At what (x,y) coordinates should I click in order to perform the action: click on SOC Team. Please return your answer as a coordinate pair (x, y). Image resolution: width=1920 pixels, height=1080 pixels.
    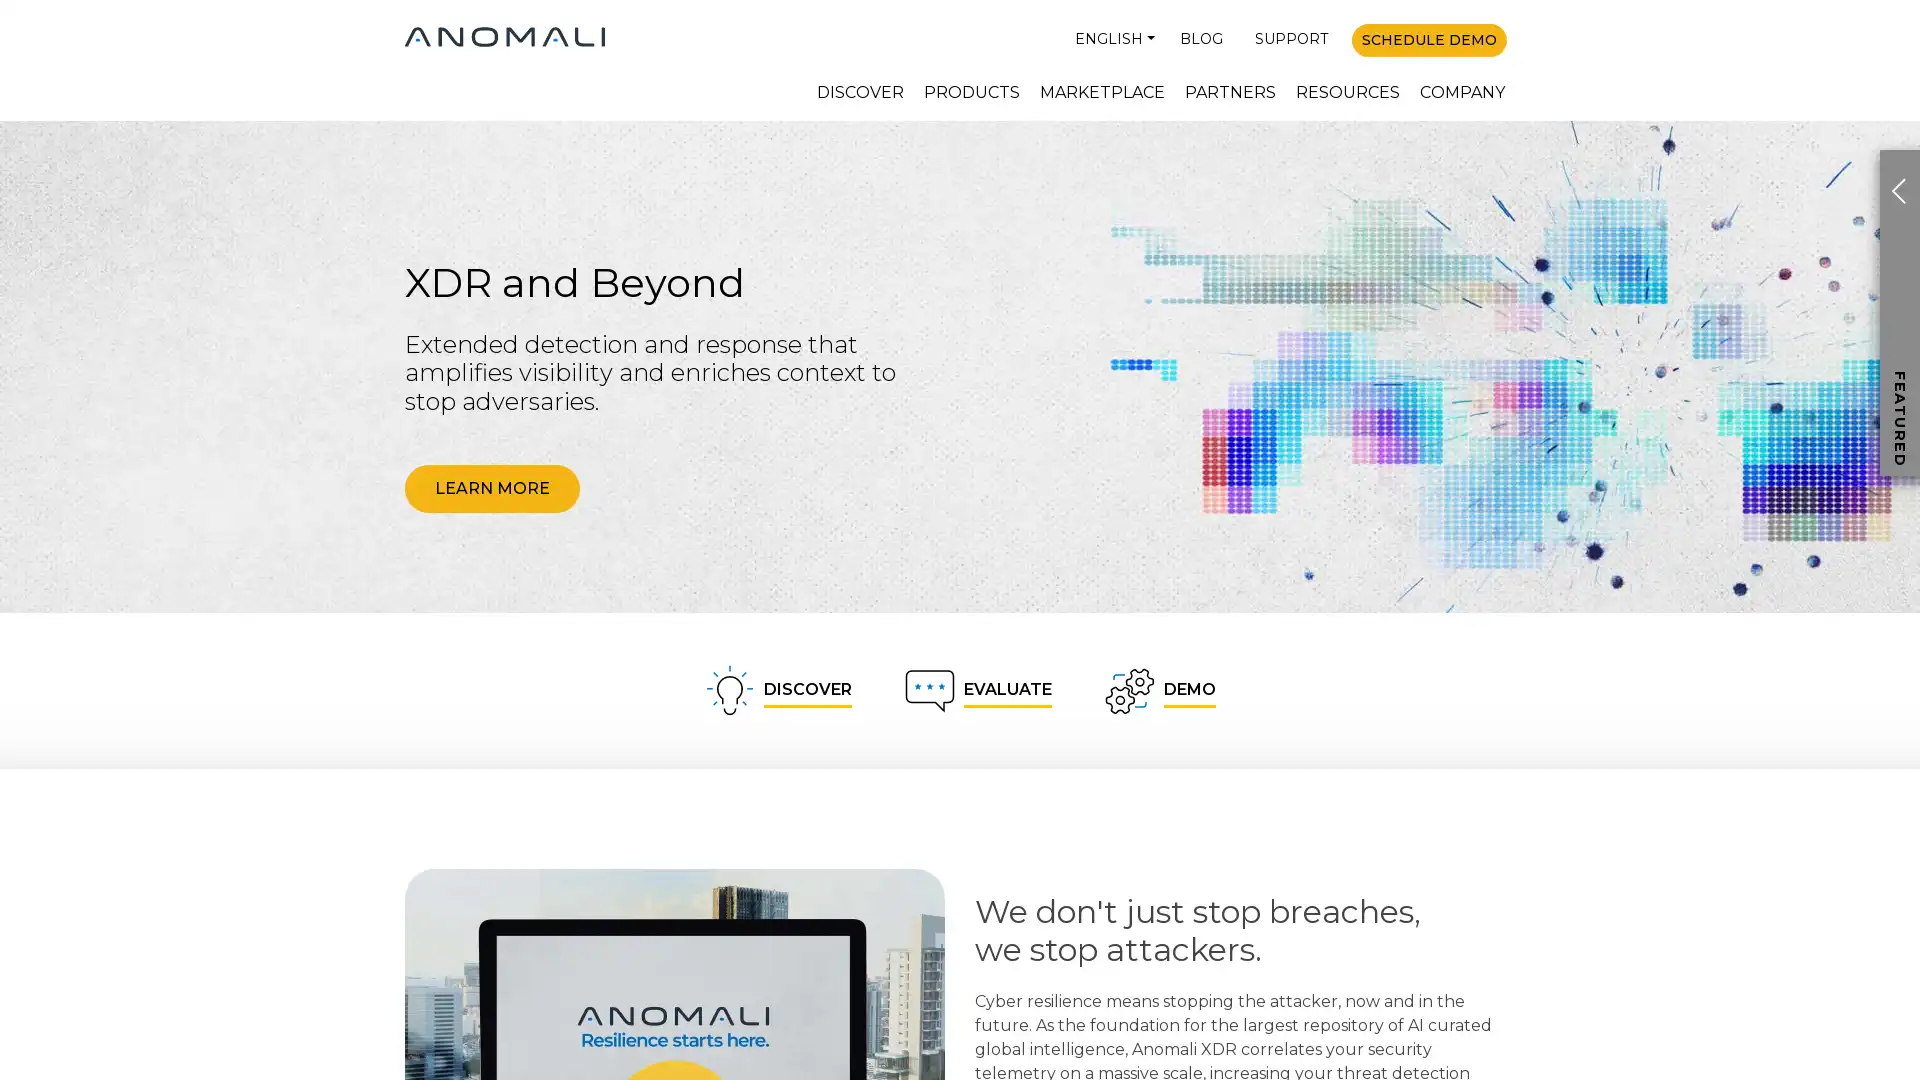
    Looking at the image, I should click on (1770, 615).